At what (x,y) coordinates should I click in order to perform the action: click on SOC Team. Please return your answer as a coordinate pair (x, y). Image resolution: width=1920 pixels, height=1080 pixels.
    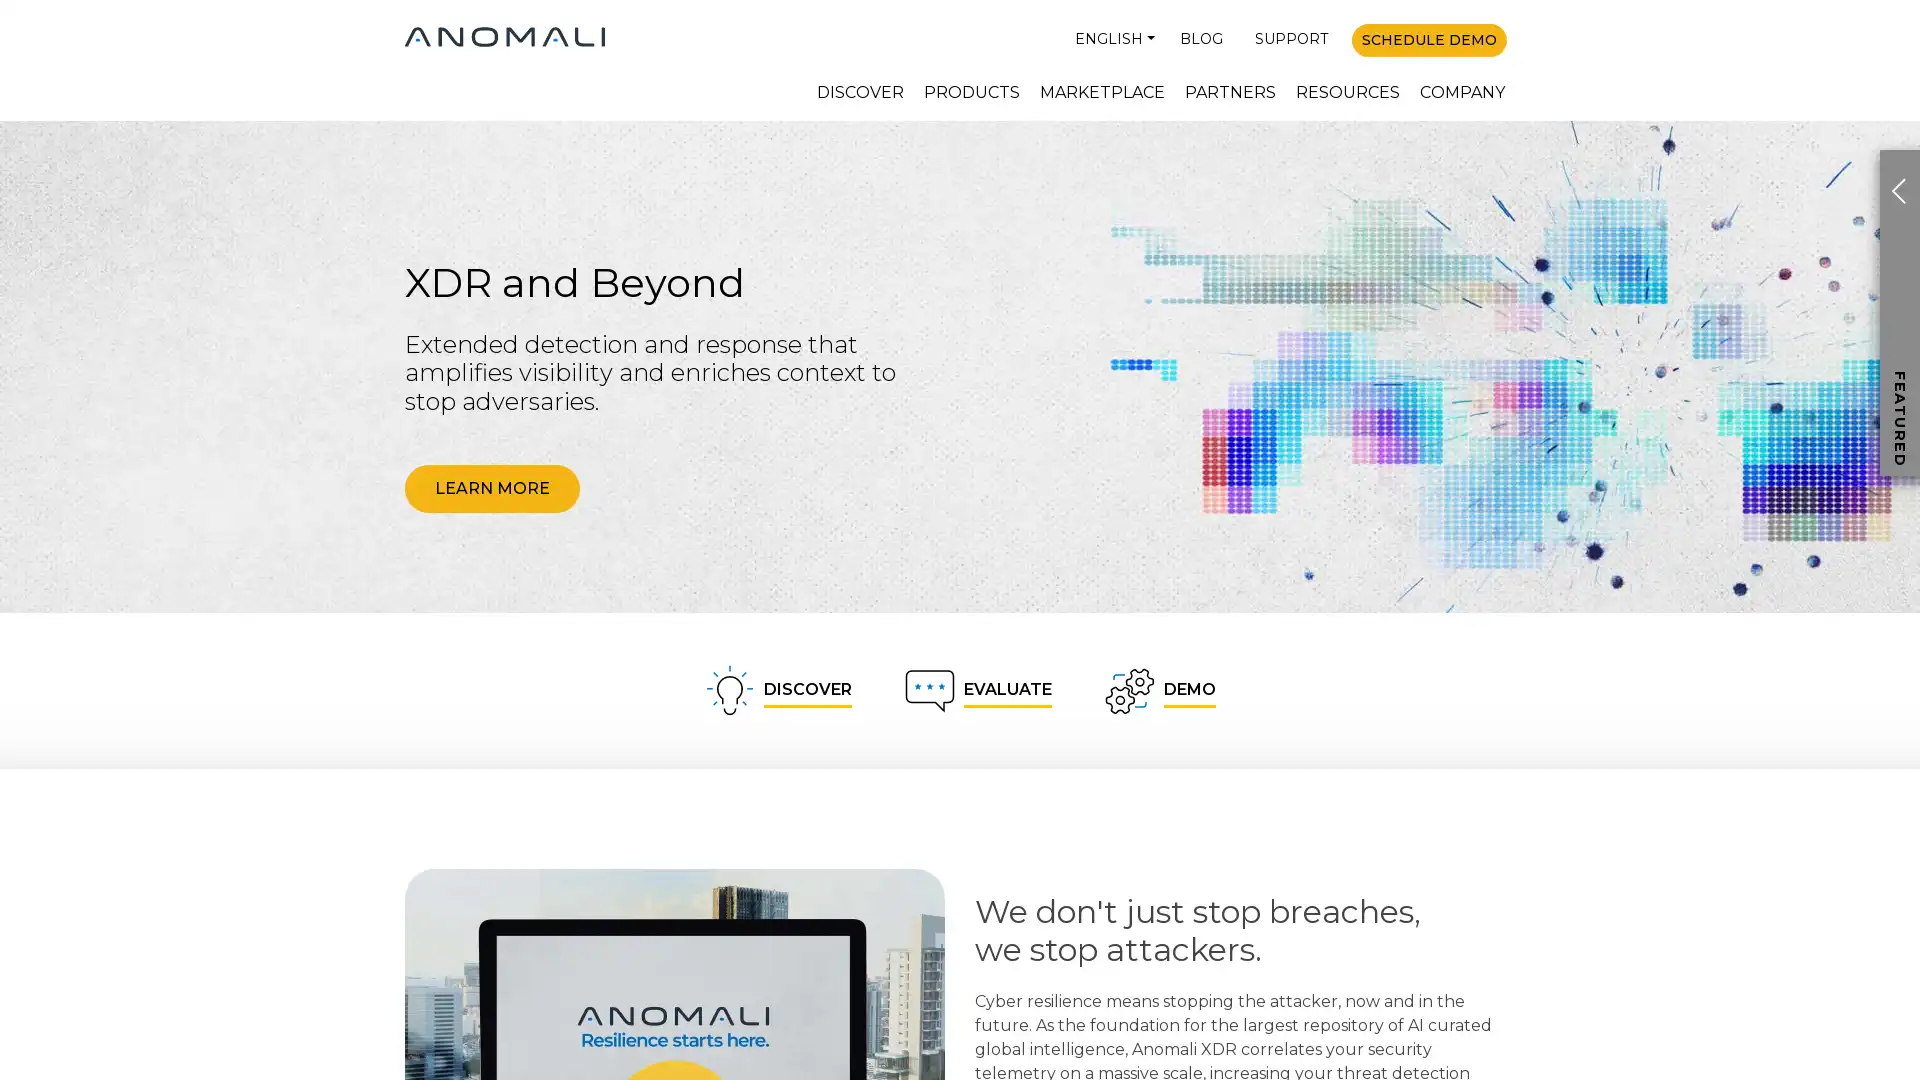
    Looking at the image, I should click on (1770, 615).